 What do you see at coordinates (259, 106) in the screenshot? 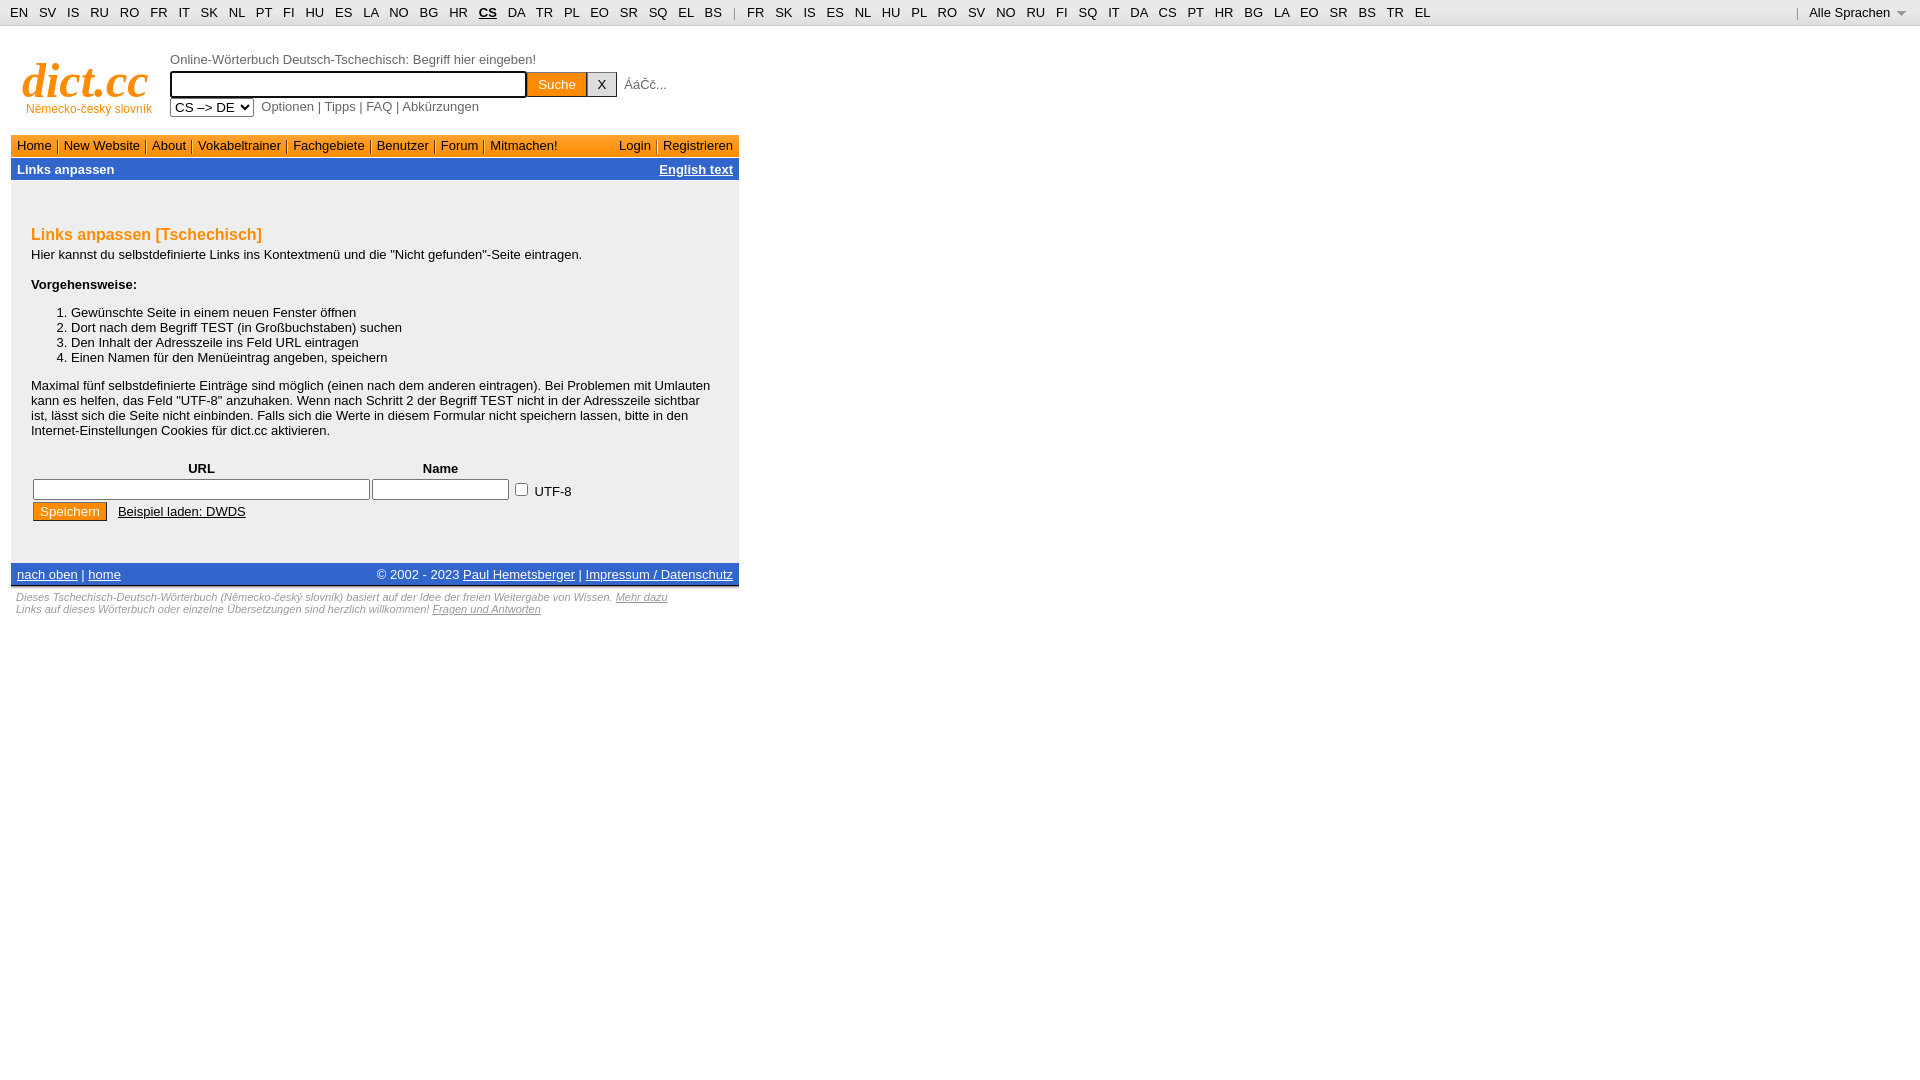
I see `'Optionen'` at bounding box center [259, 106].